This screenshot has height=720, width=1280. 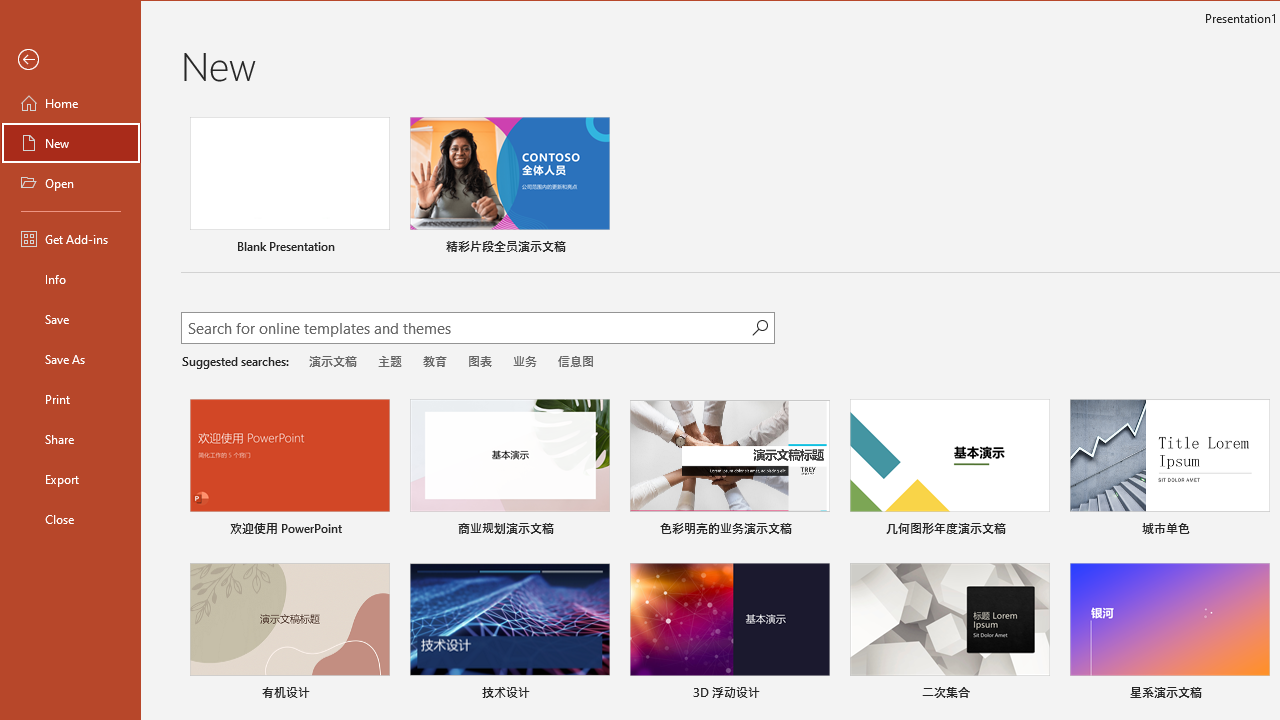 What do you see at coordinates (71, 141) in the screenshot?
I see `'New'` at bounding box center [71, 141].